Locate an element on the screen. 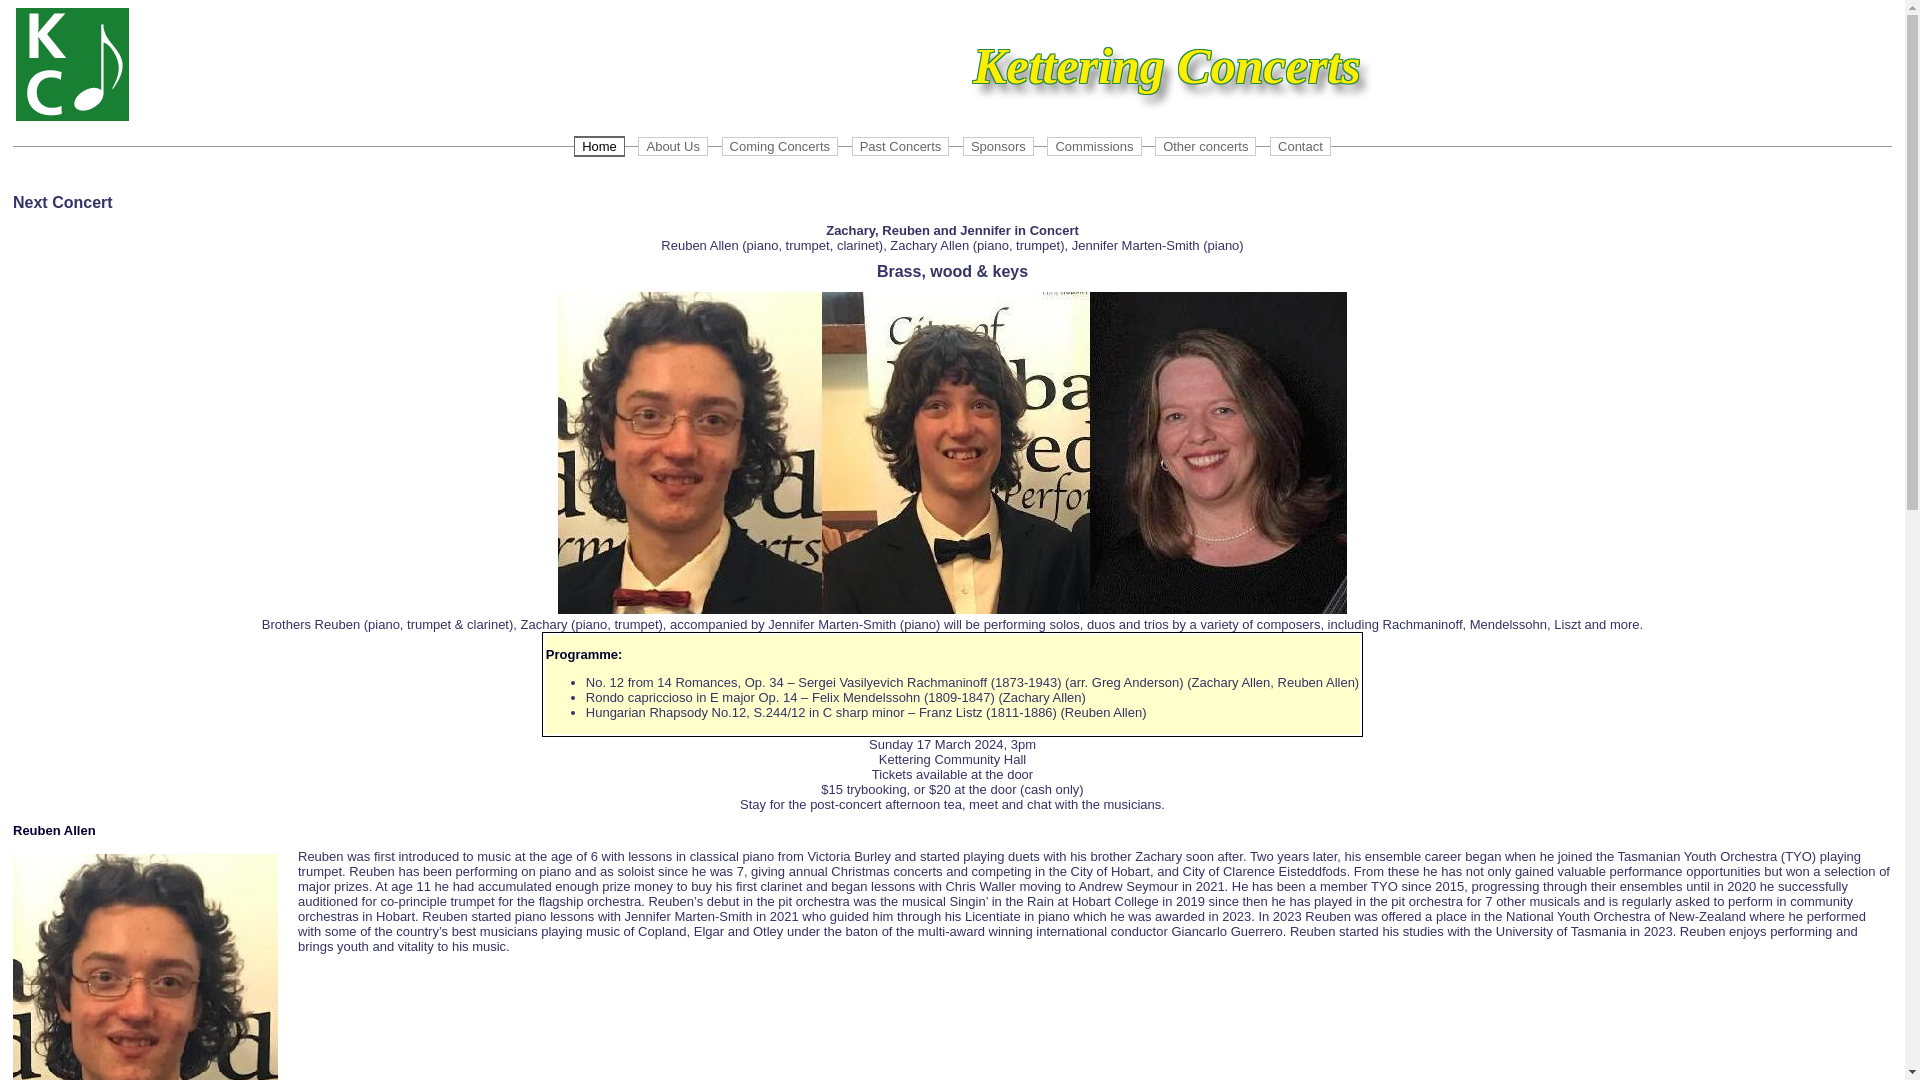  'Kettering Concerts' is located at coordinates (15, 63).